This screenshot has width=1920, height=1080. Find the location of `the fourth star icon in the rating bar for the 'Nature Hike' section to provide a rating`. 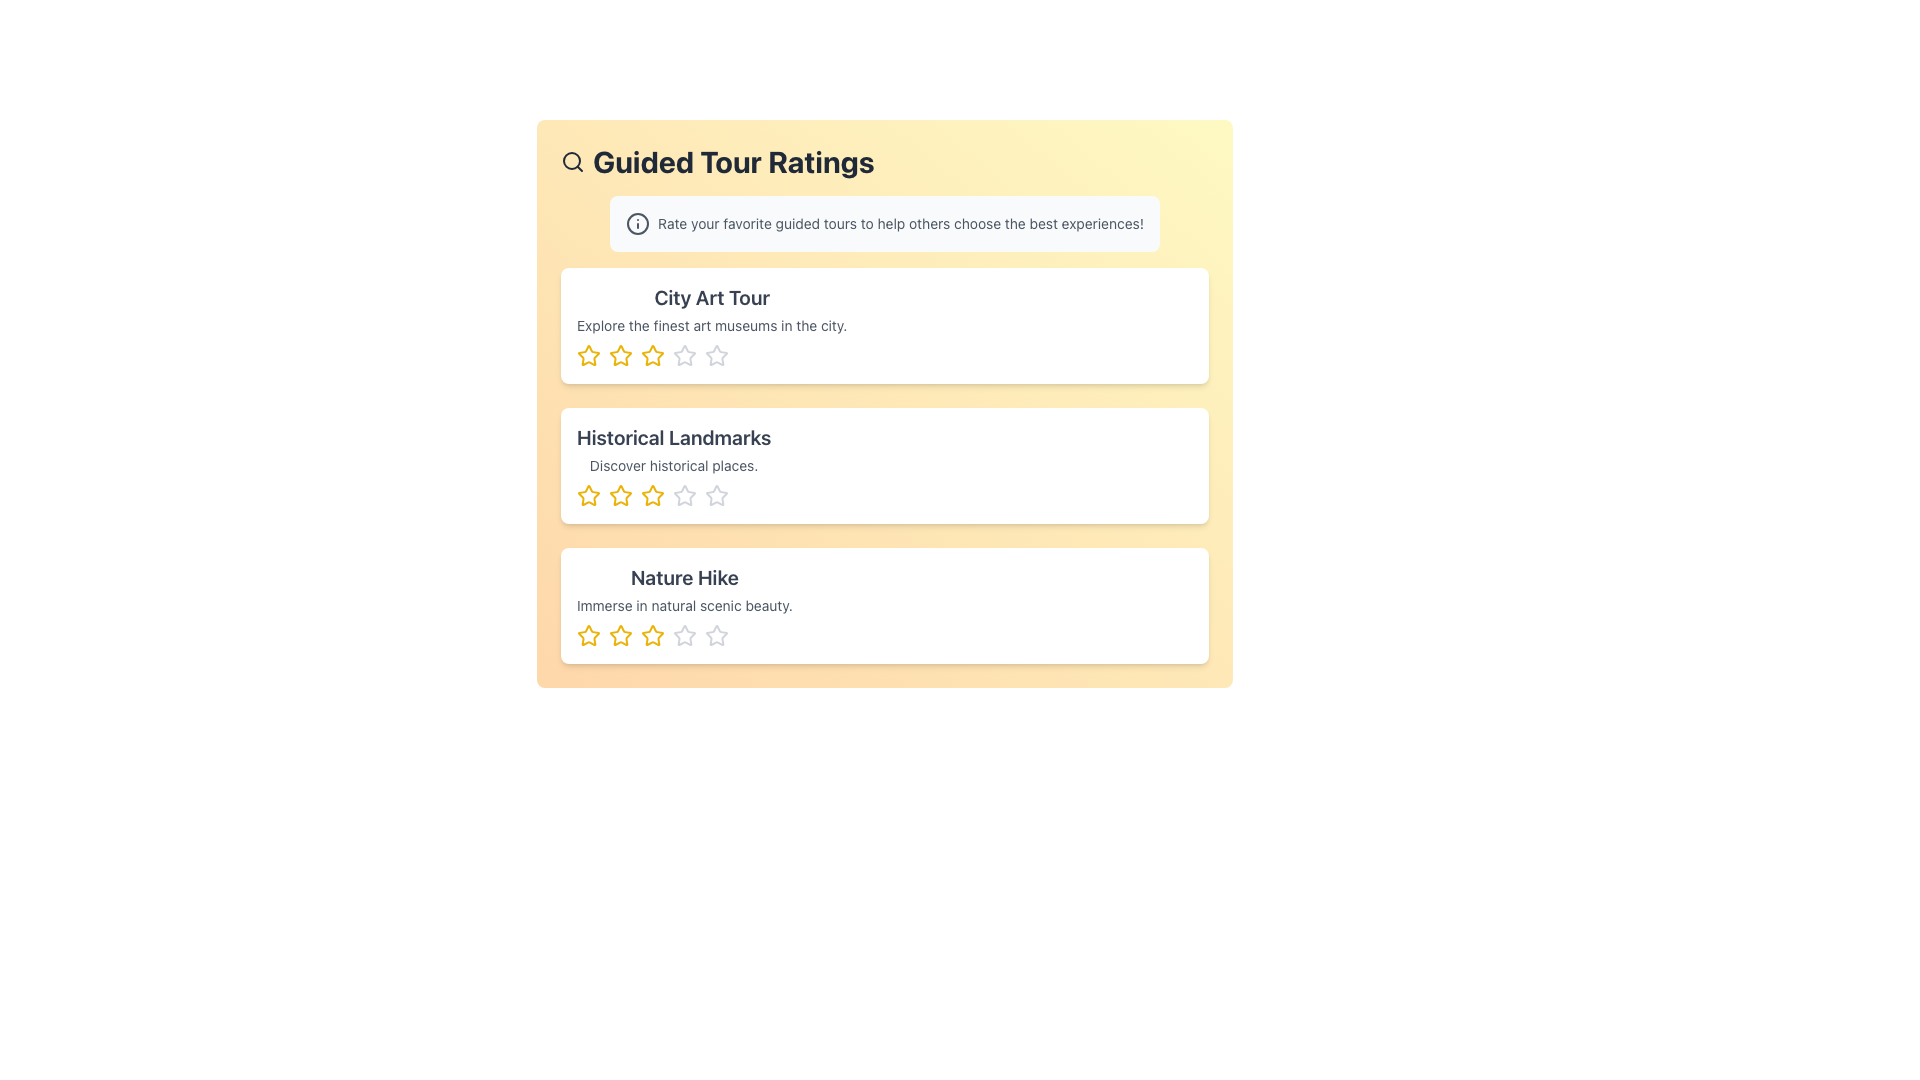

the fourth star icon in the rating bar for the 'Nature Hike' section to provide a rating is located at coordinates (685, 635).